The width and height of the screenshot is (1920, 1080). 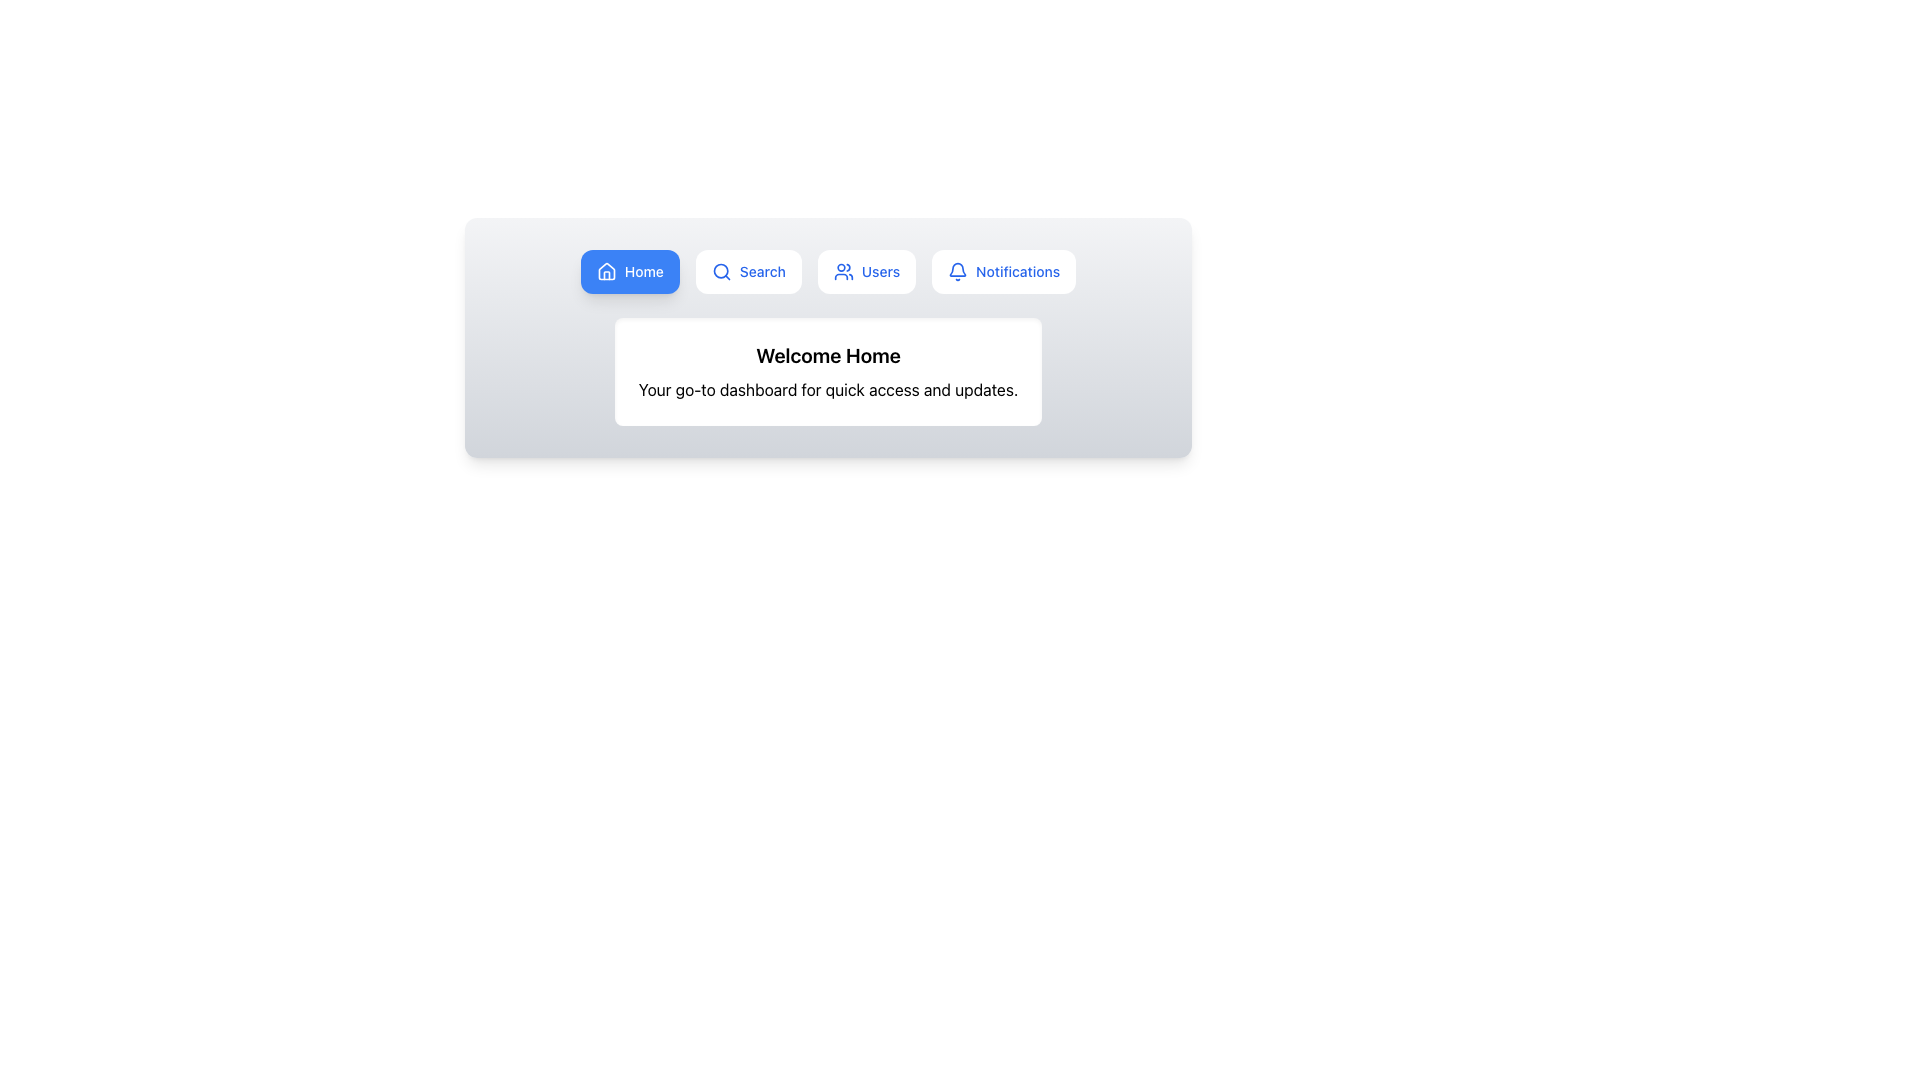 What do you see at coordinates (605, 271) in the screenshot?
I see `the home icon located on the leftmost side of the 'Home' button in the horizontal navigation bar to redirect to the main page or dashboard` at bounding box center [605, 271].